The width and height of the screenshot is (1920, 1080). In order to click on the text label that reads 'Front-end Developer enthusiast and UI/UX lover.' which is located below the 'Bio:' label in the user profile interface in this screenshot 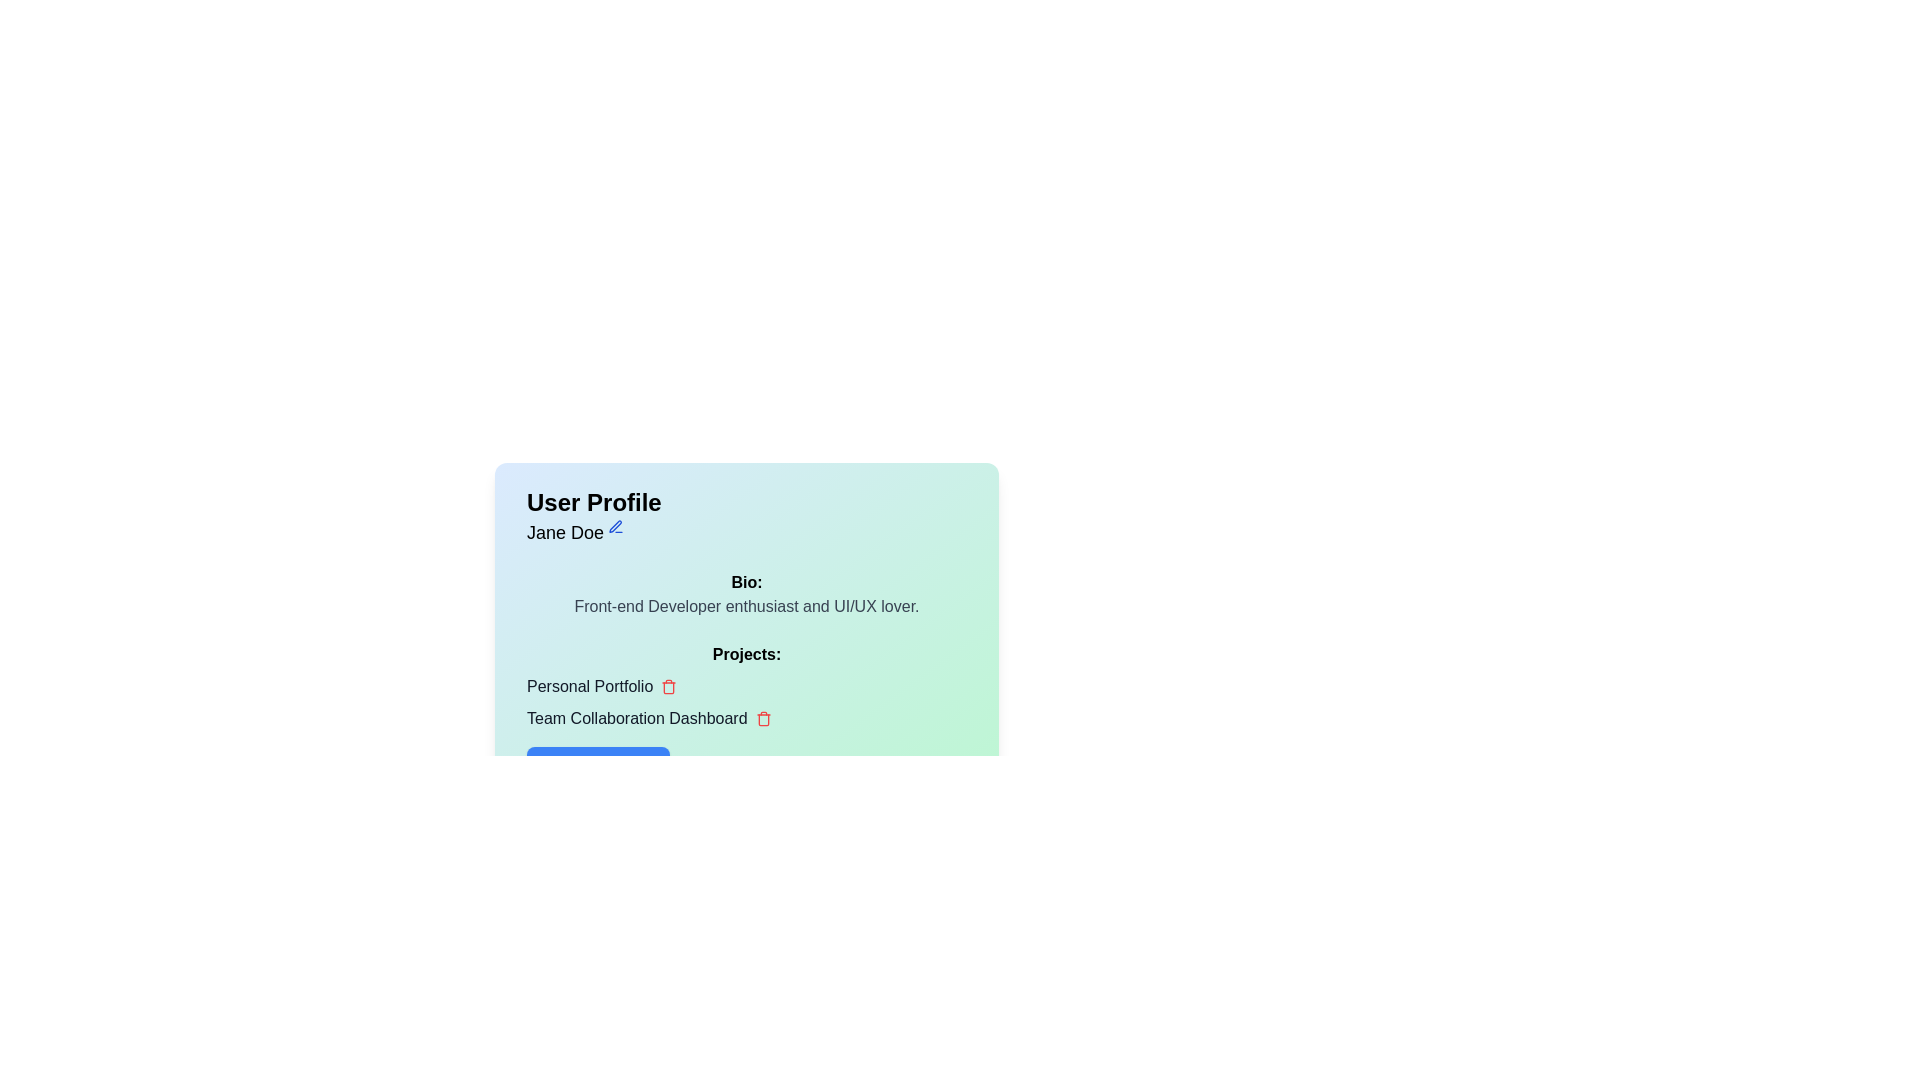, I will do `click(746, 605)`.